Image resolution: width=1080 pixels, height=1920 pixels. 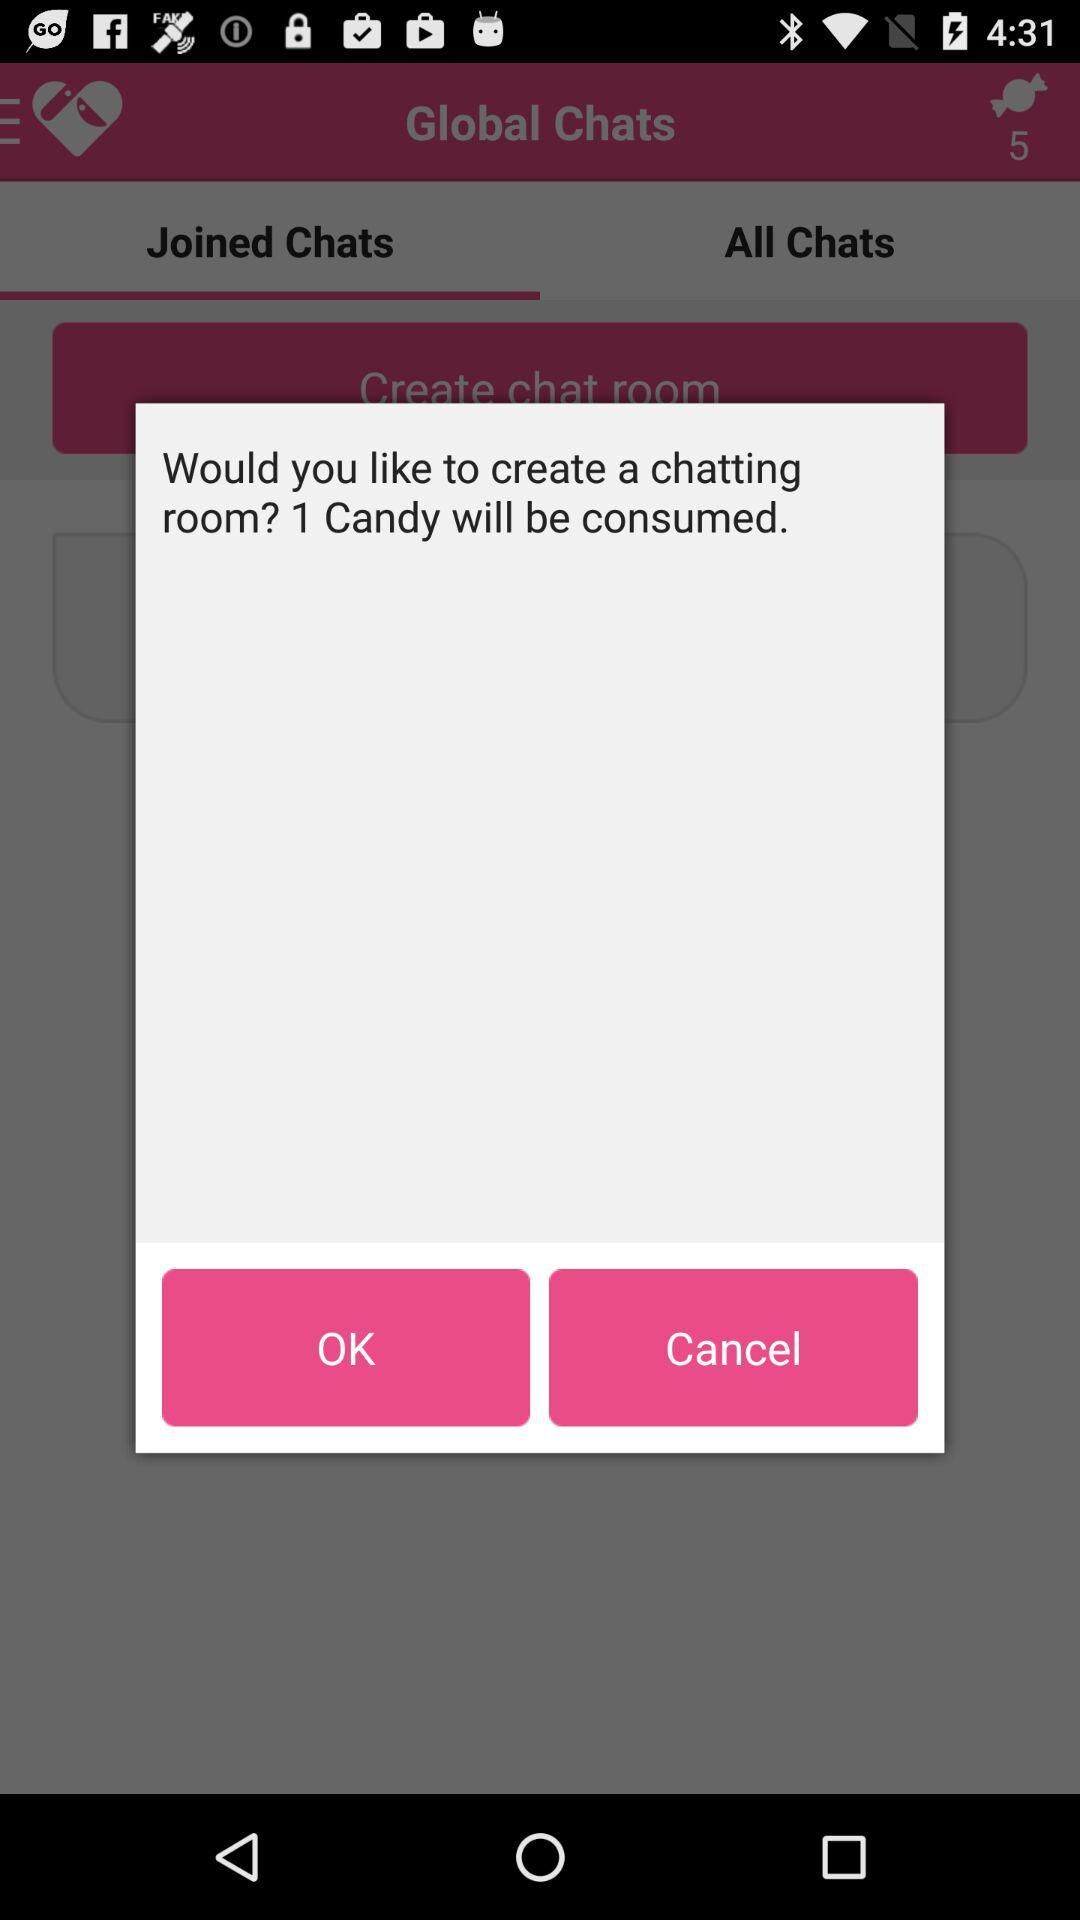 I want to click on cancel at the bottom right corner, so click(x=733, y=1347).